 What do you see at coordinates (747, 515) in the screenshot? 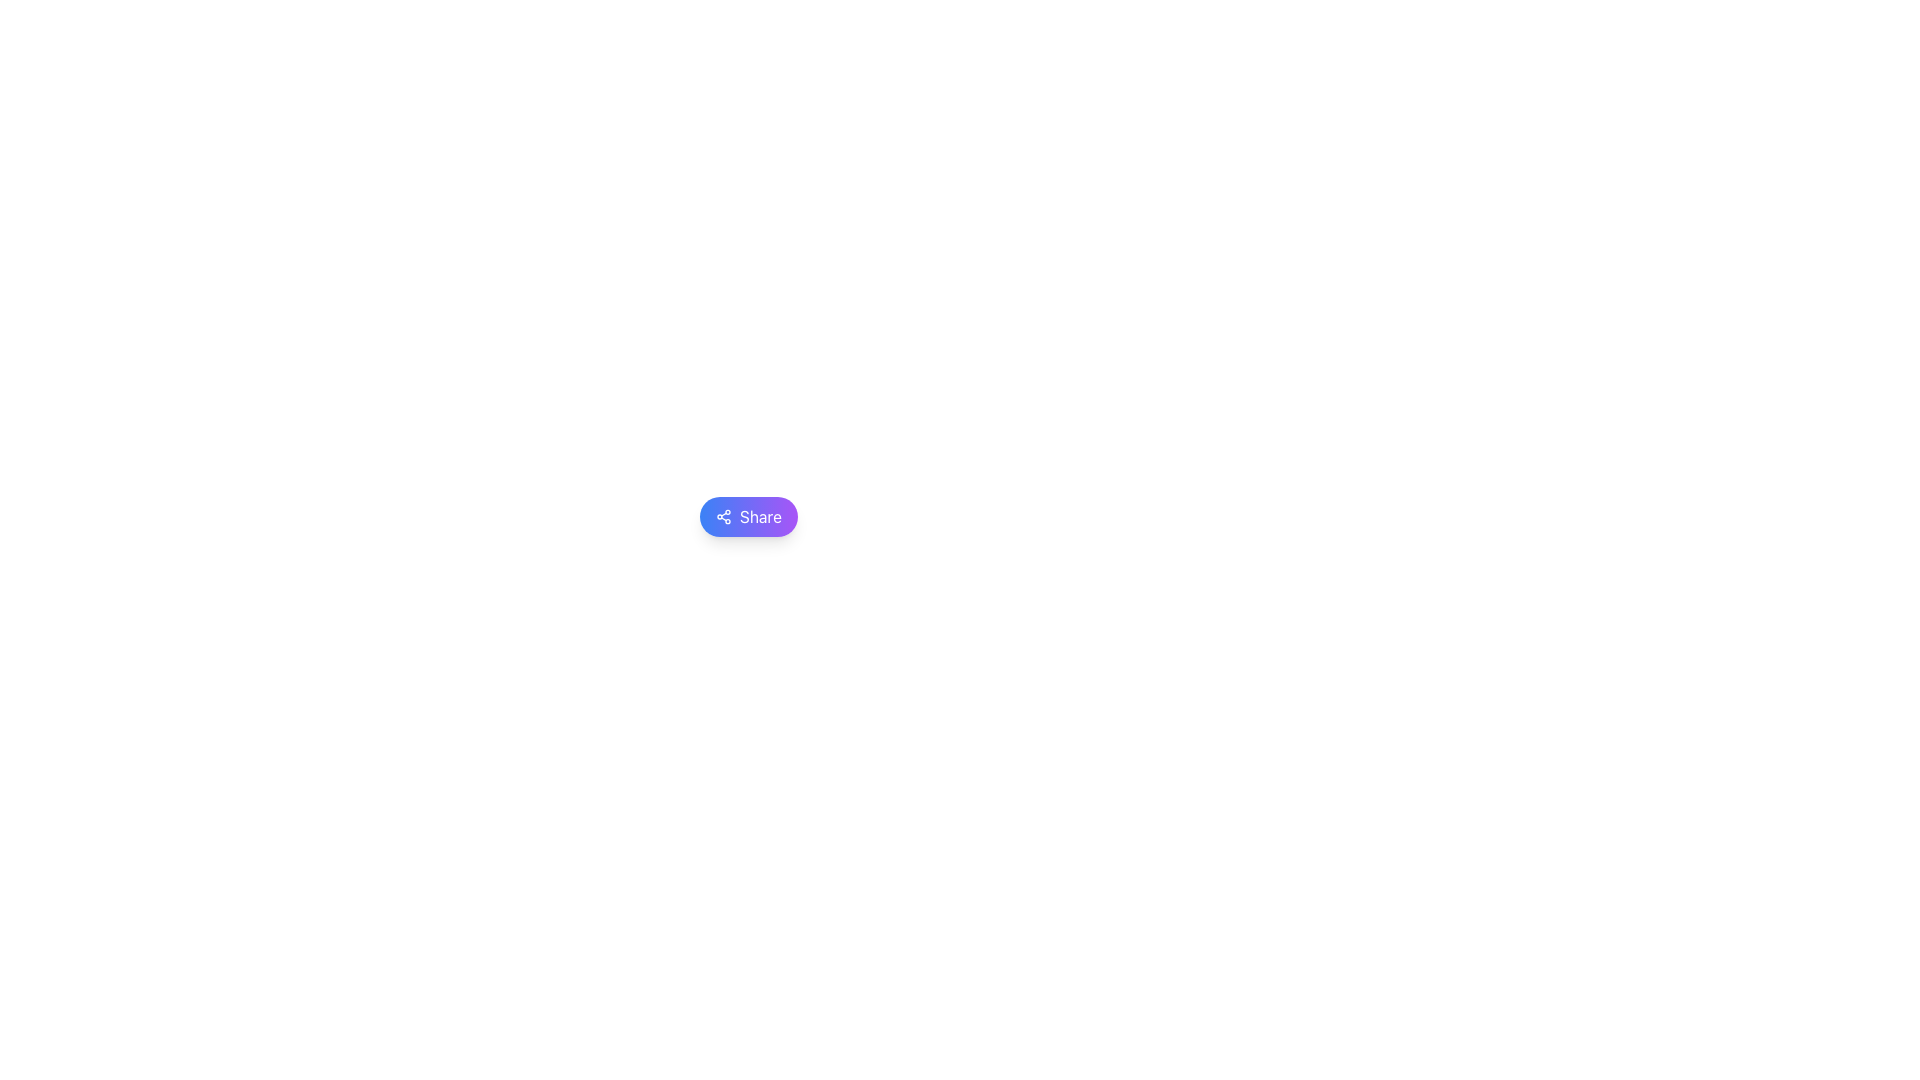
I see `the 'Share' button with a rounded gradient background and activate it` at bounding box center [747, 515].